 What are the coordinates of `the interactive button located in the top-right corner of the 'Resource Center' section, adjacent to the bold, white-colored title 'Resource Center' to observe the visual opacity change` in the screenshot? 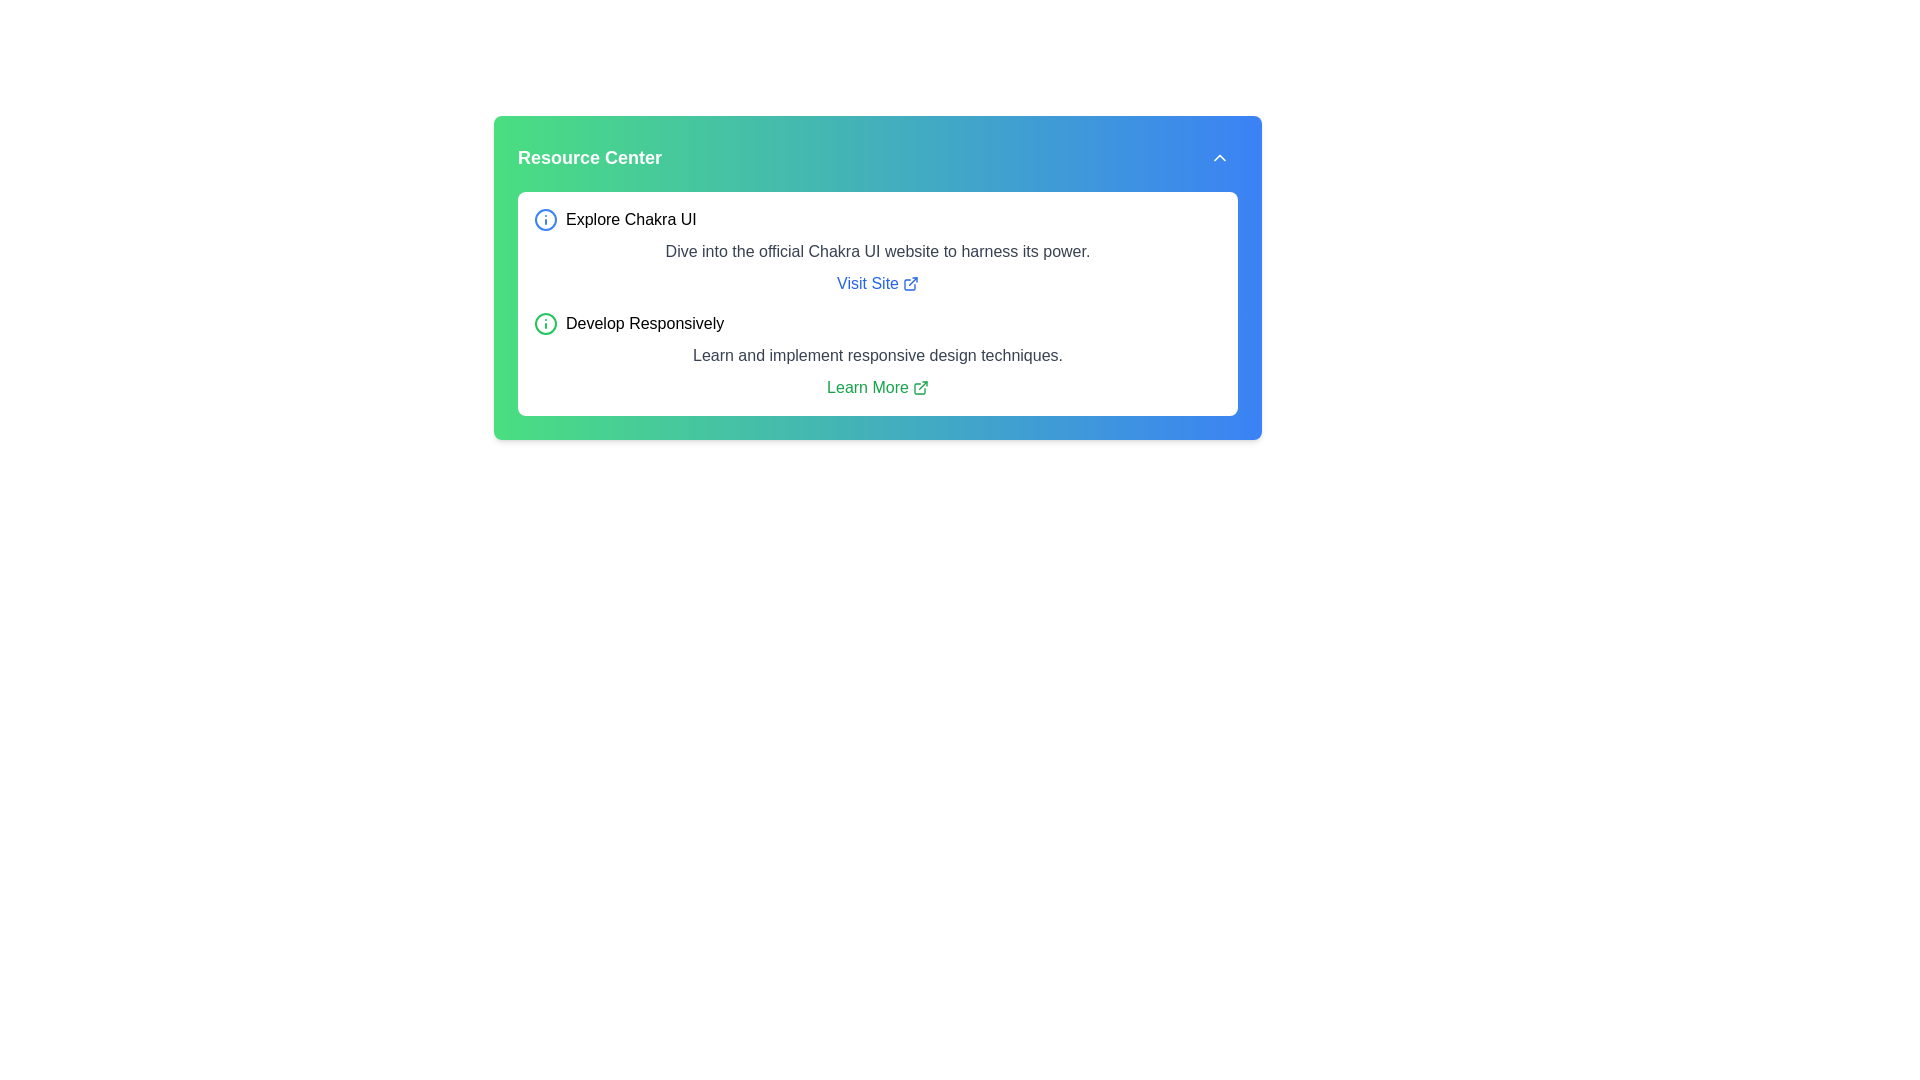 It's located at (1218, 157).